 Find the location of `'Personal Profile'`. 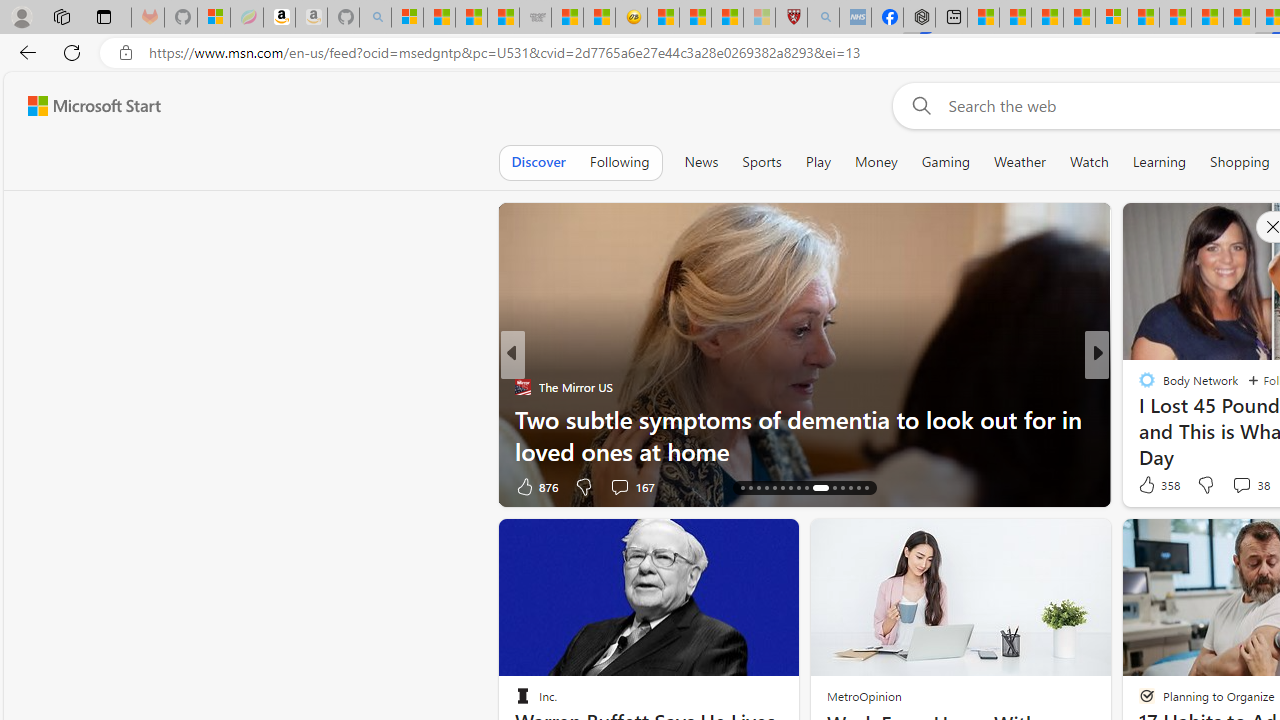

'Personal Profile' is located at coordinates (21, 16).